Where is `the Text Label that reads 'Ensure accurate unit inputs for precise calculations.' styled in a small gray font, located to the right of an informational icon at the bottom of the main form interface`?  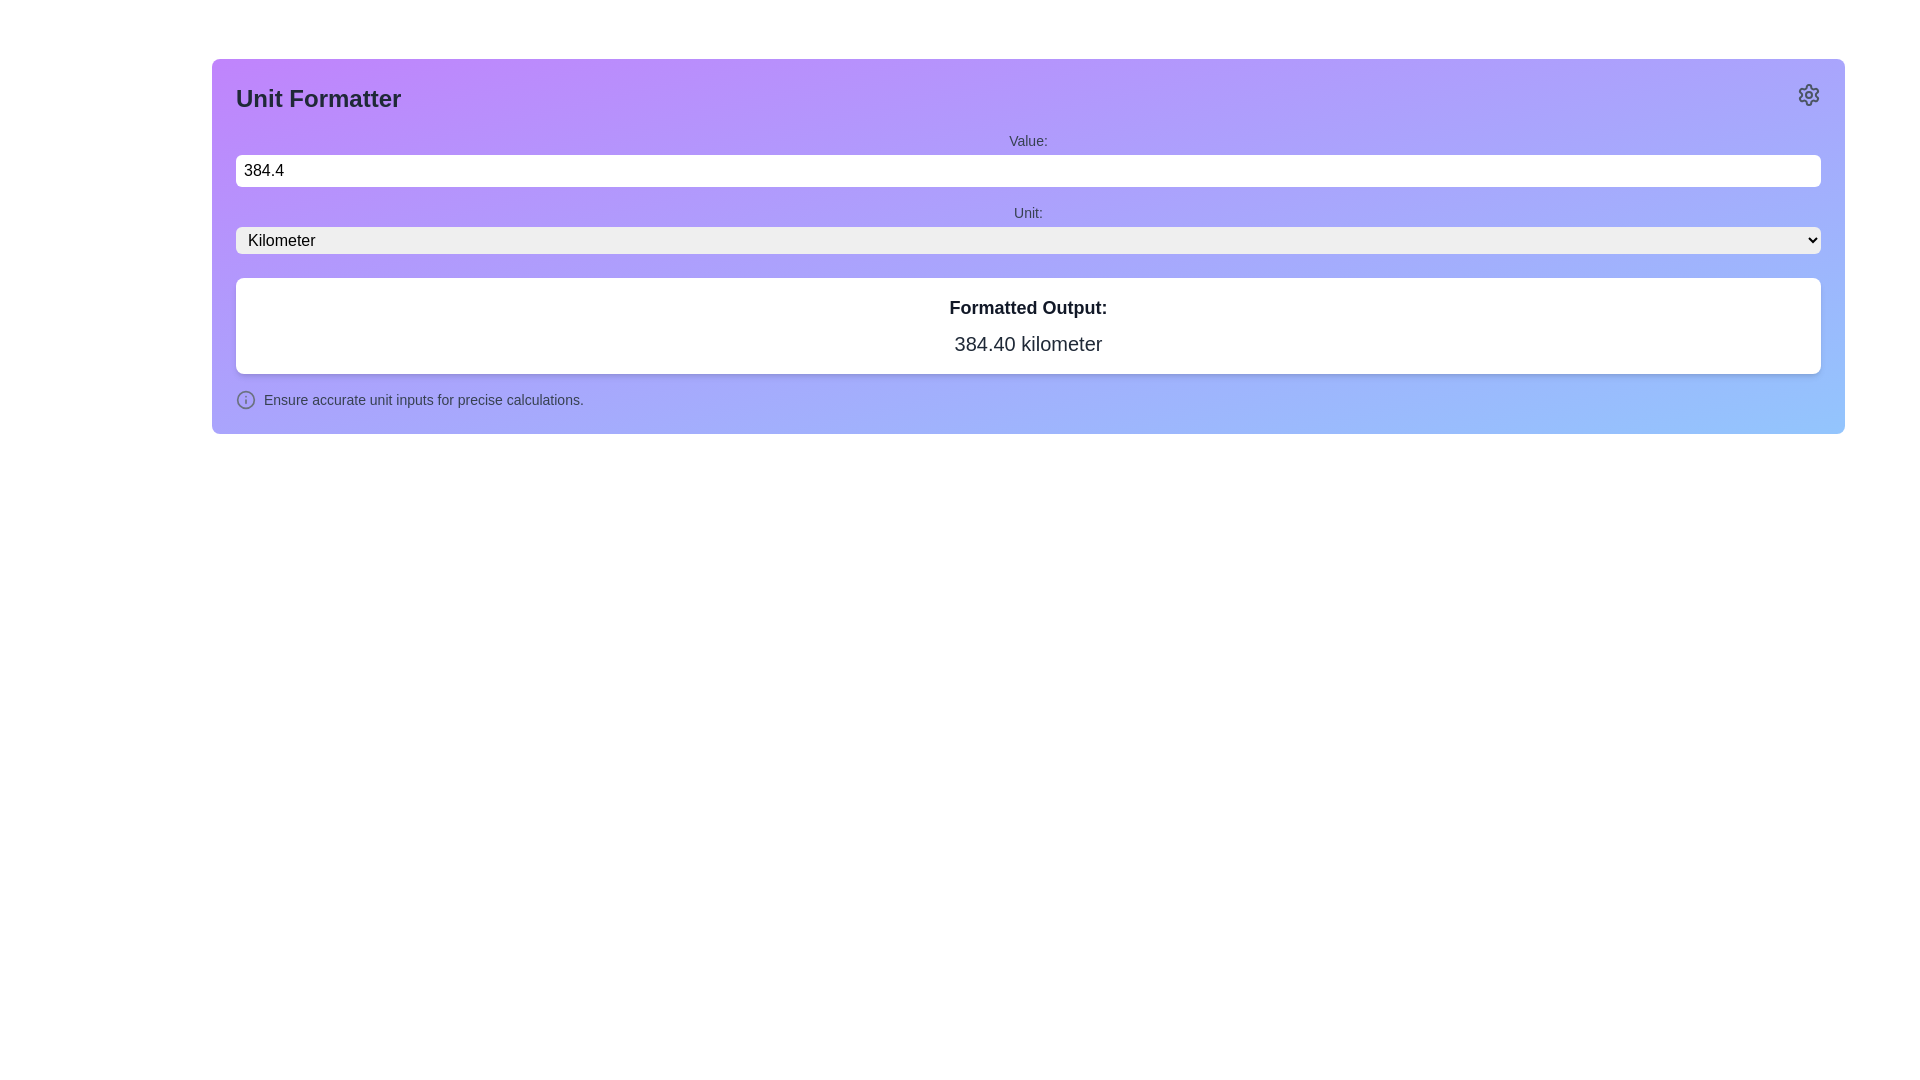
the Text Label that reads 'Ensure accurate unit inputs for precise calculations.' styled in a small gray font, located to the right of an informational icon at the bottom of the main form interface is located at coordinates (422, 400).